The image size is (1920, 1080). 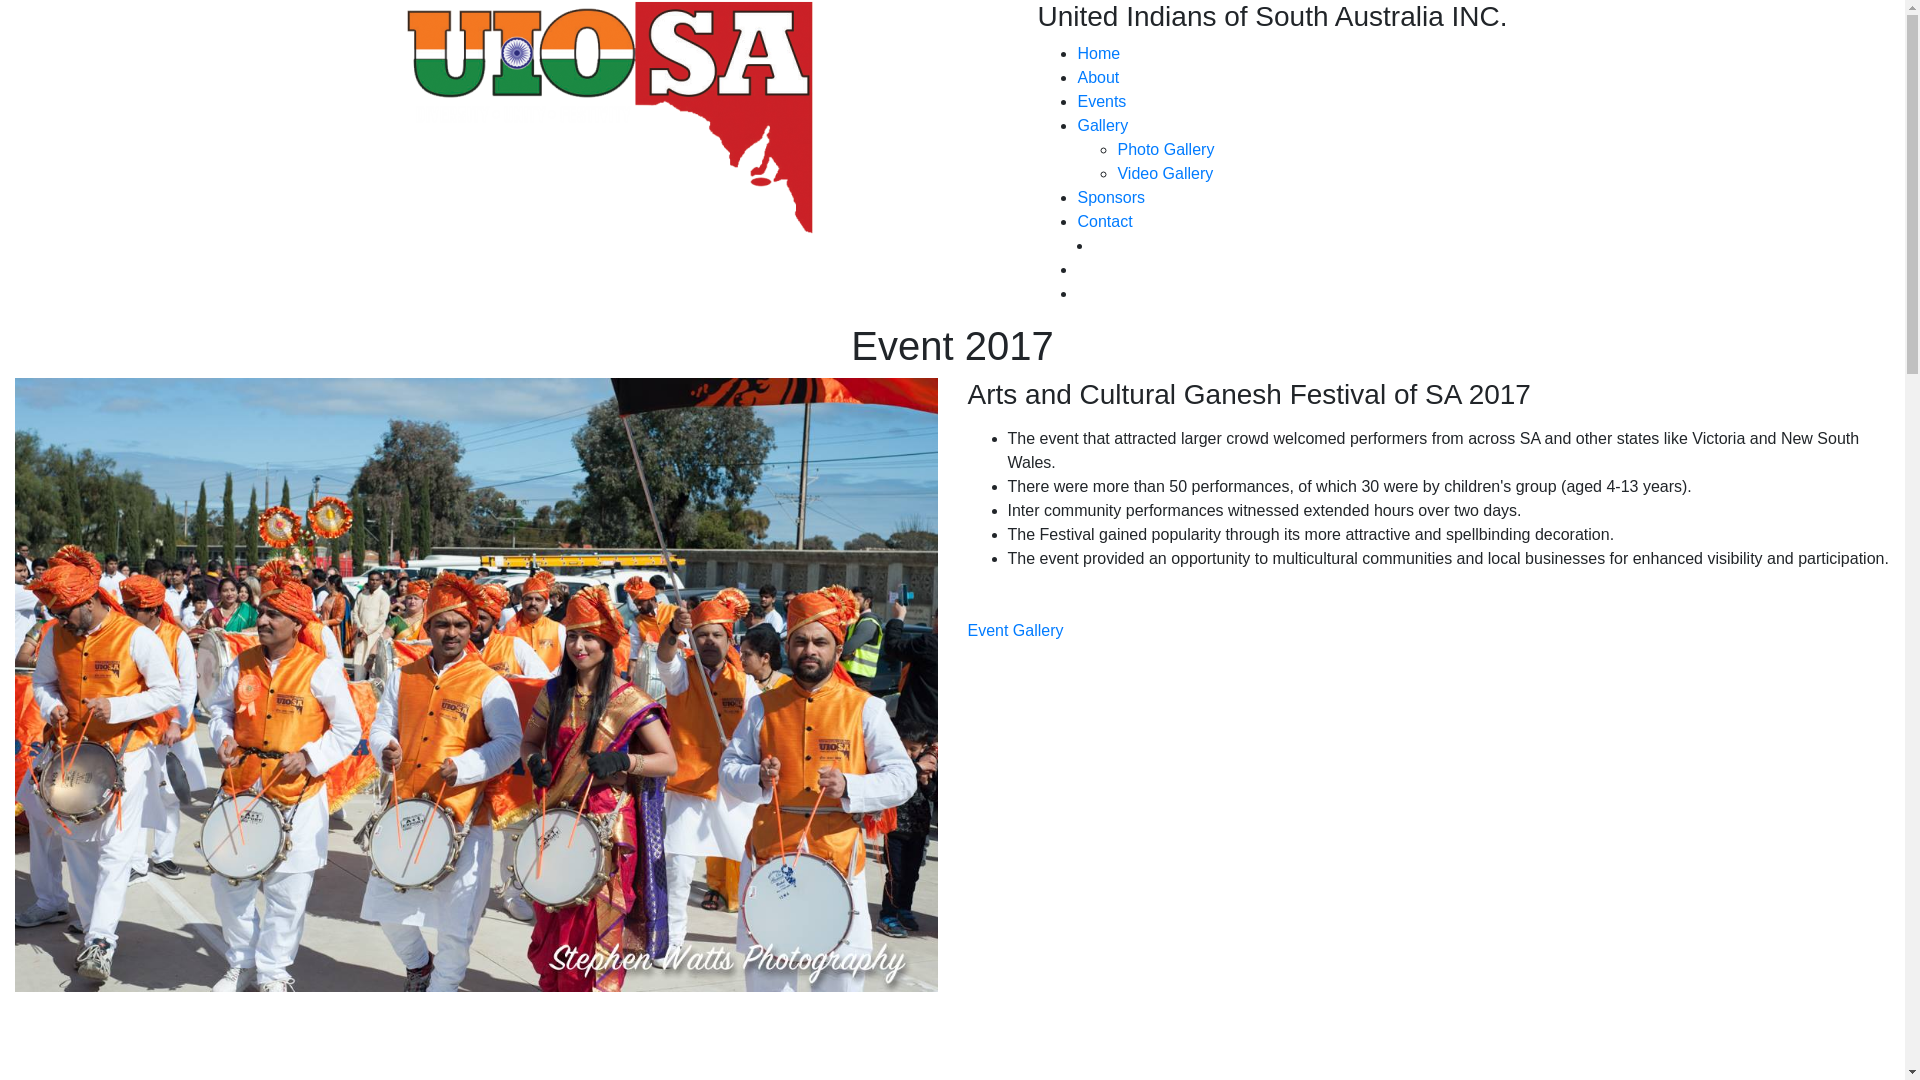 I want to click on 'Events', so click(x=1100, y=101).